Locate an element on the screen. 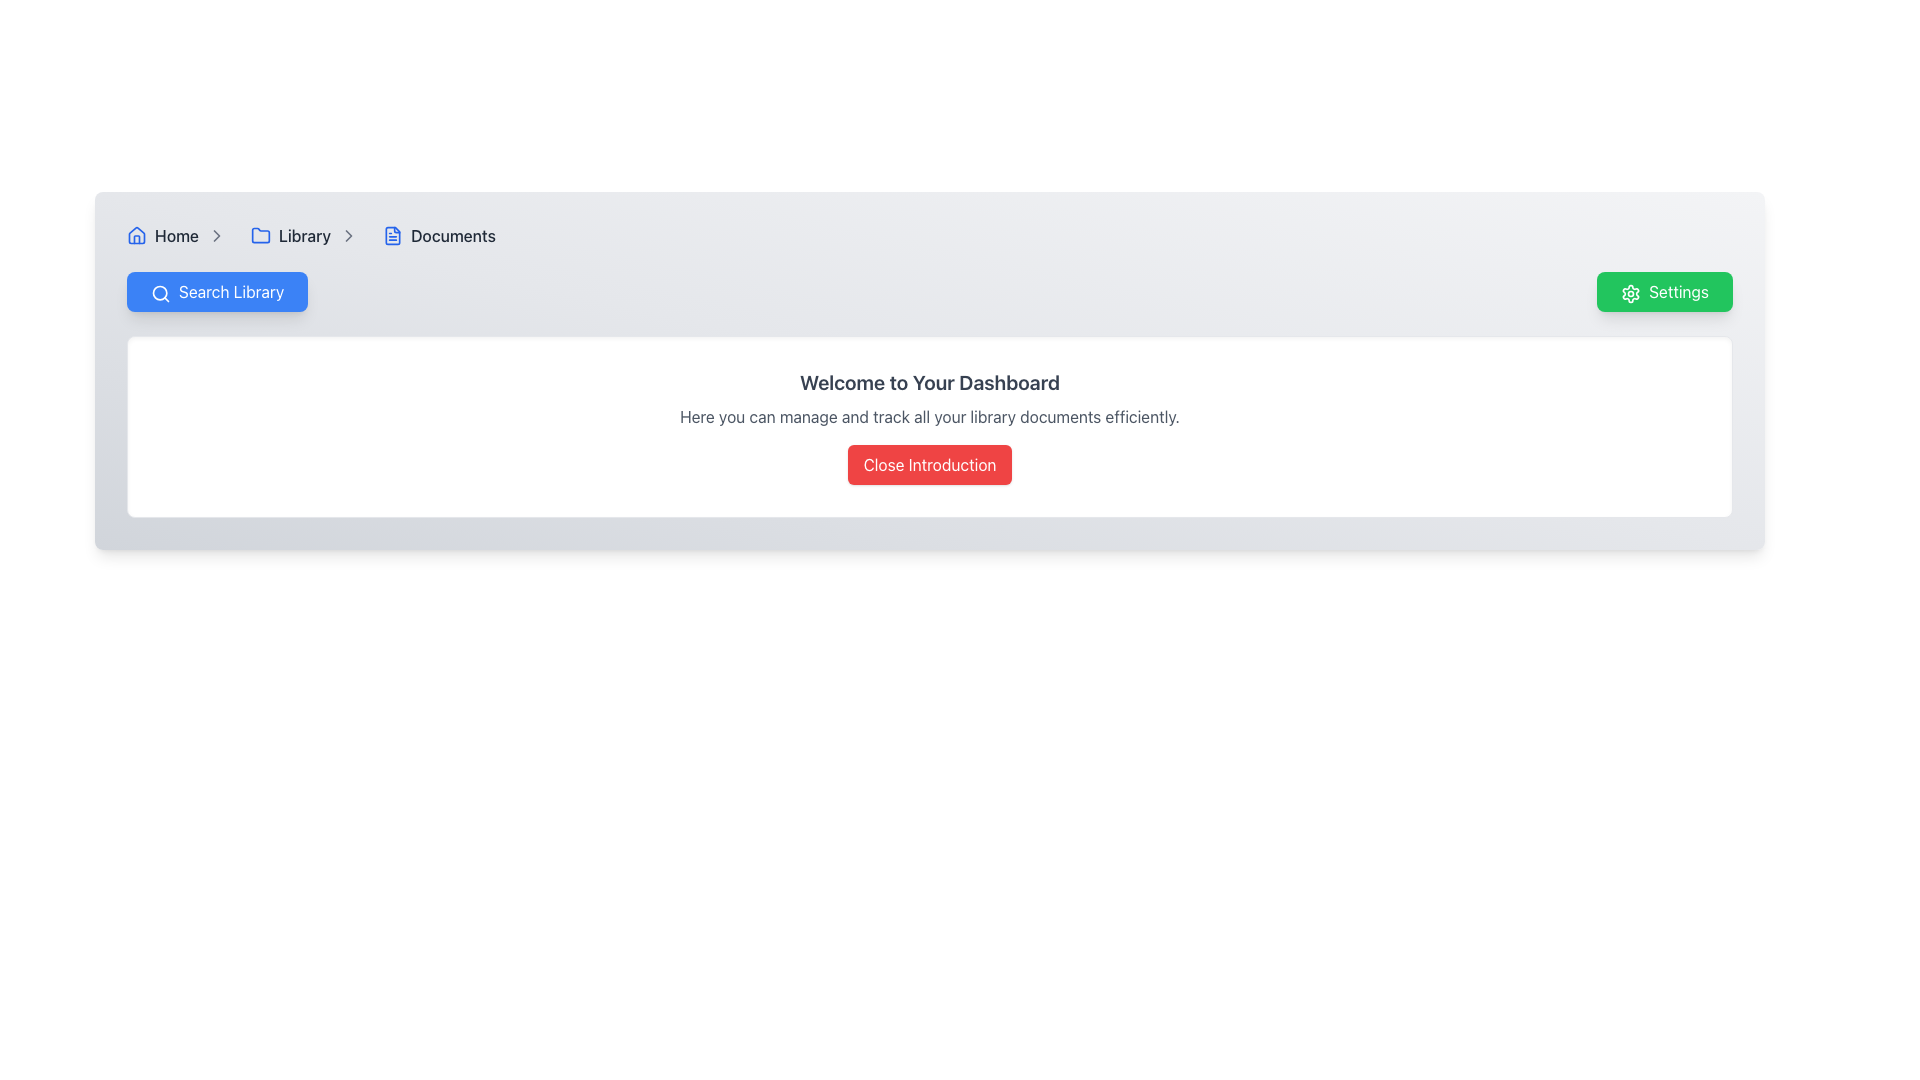  the 'Library' hyperlink in the breadcrumb navigation bar is located at coordinates (304, 234).